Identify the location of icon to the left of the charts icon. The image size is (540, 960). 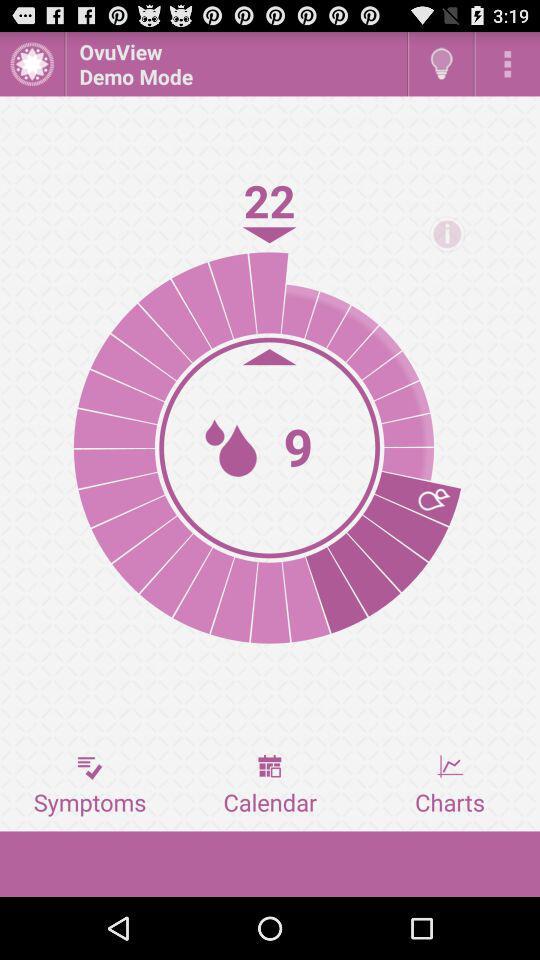
(270, 785).